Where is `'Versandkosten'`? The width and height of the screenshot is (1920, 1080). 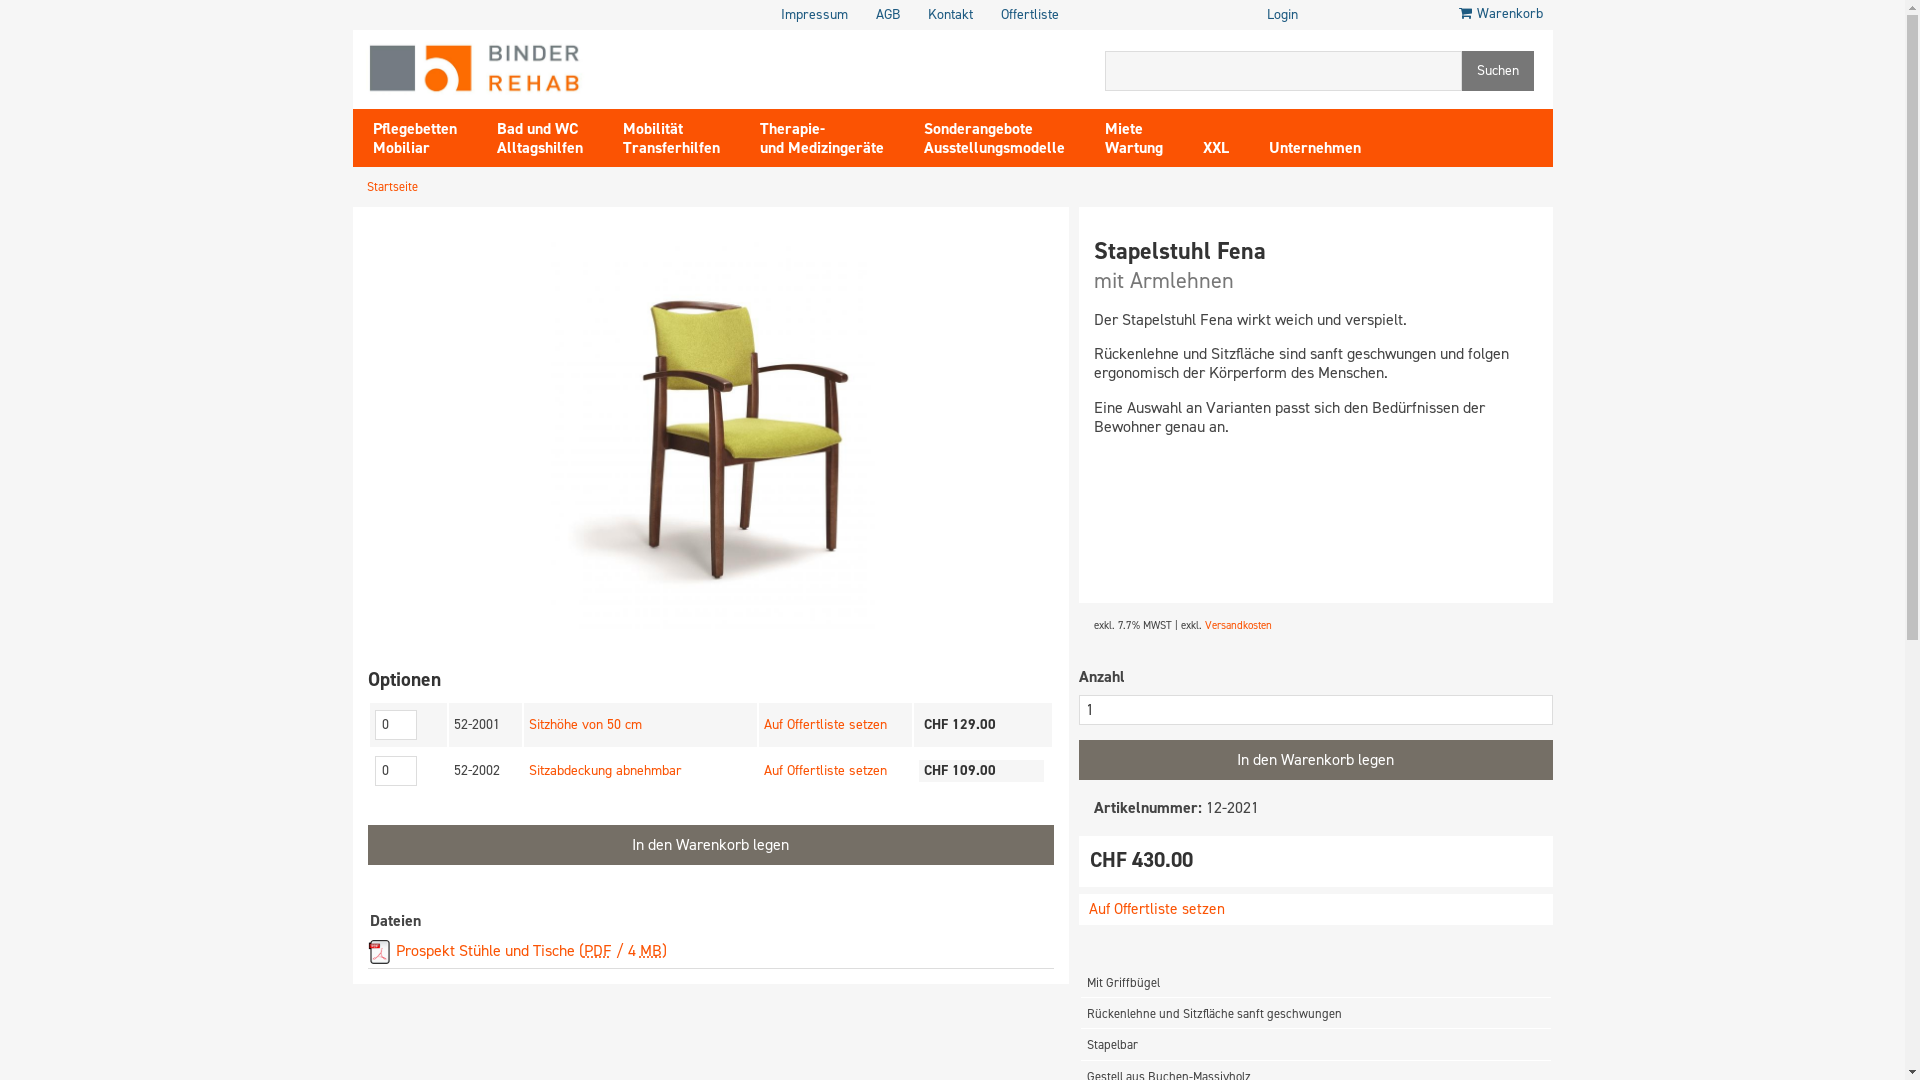 'Versandkosten' is located at coordinates (1236, 624).